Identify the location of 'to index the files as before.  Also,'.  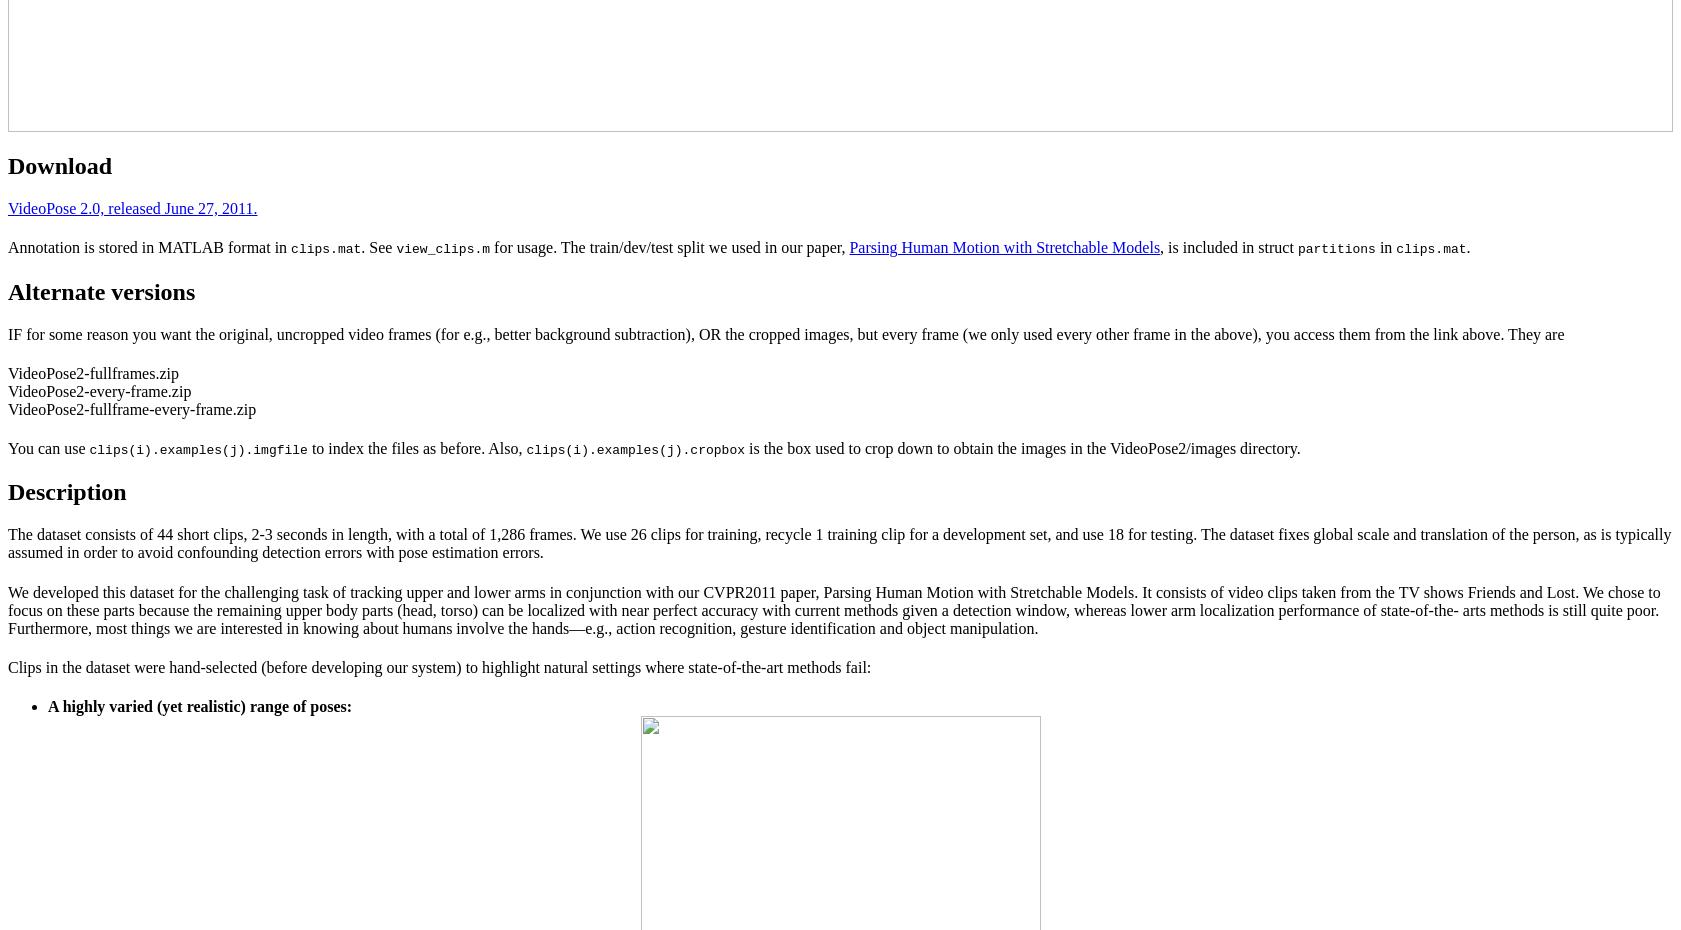
(415, 448).